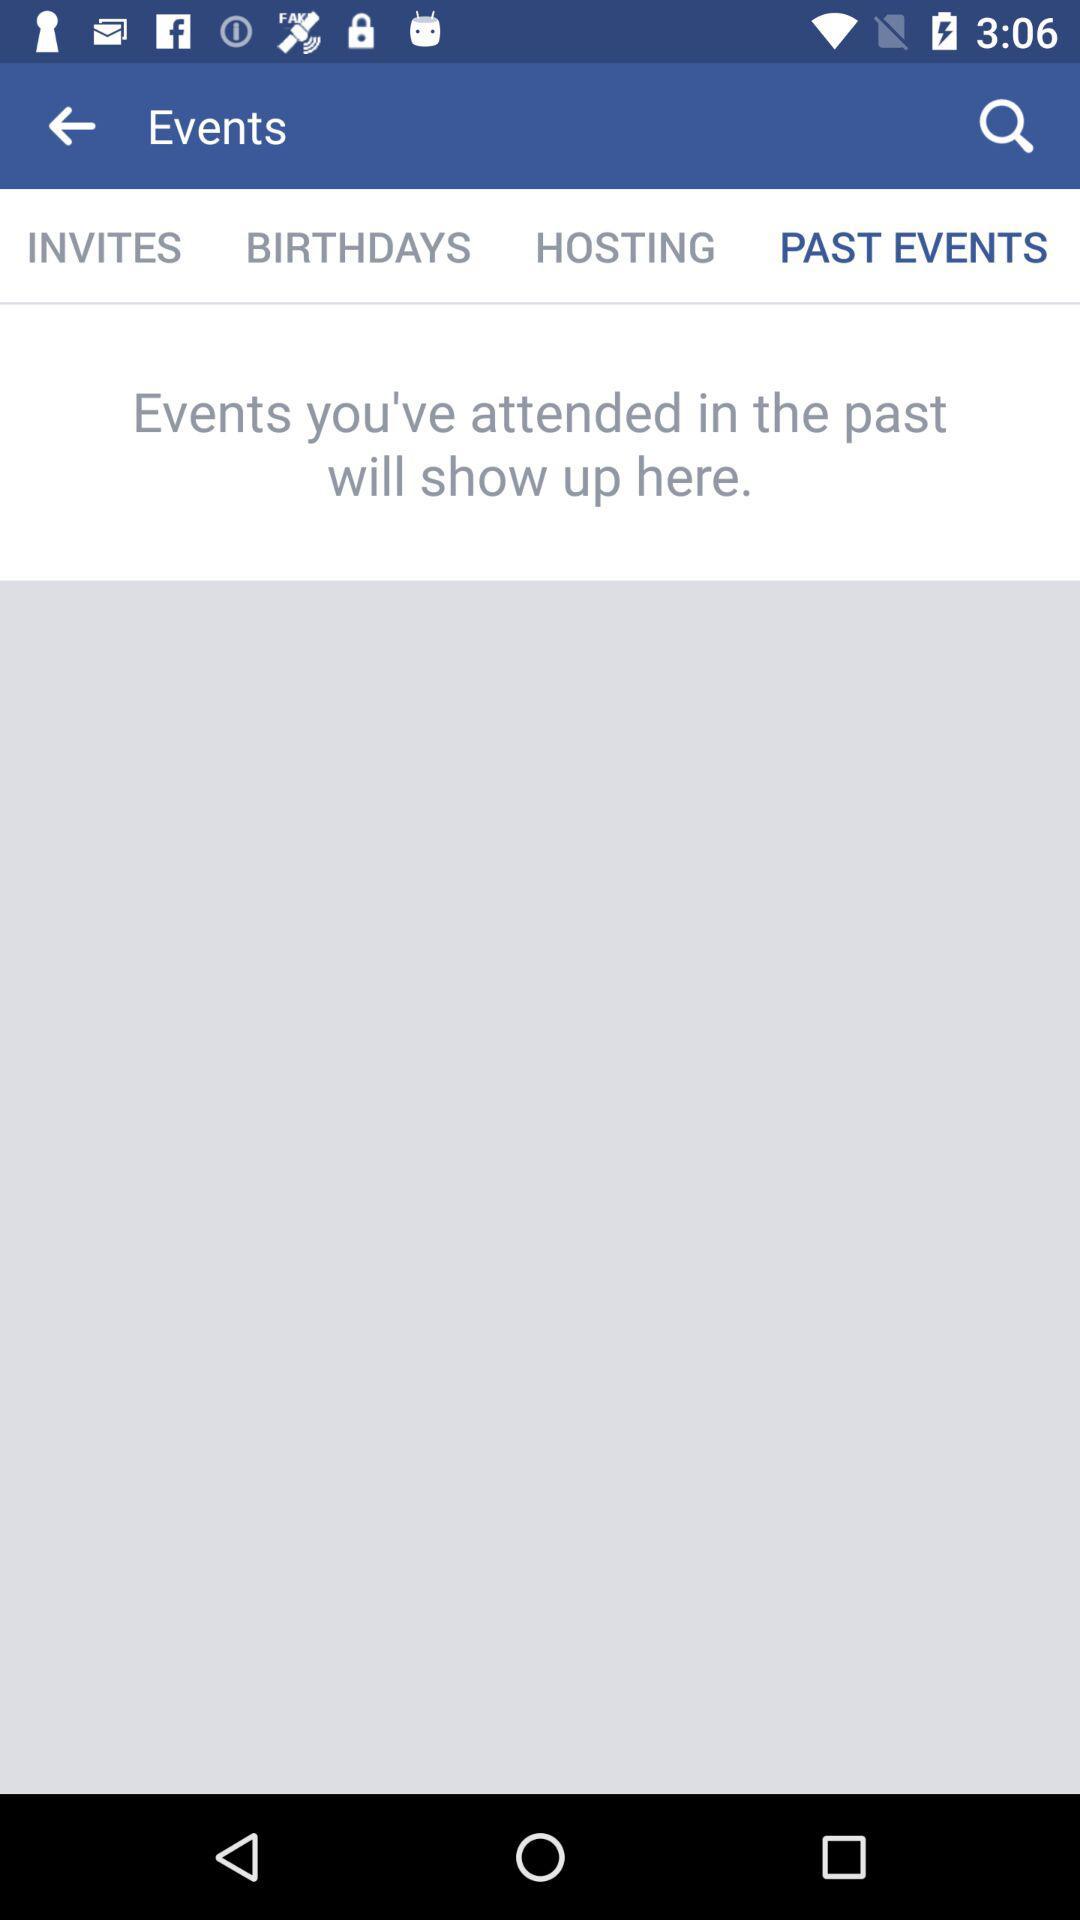 The height and width of the screenshot is (1920, 1080). What do you see at coordinates (624, 245) in the screenshot?
I see `item above events you ve item` at bounding box center [624, 245].